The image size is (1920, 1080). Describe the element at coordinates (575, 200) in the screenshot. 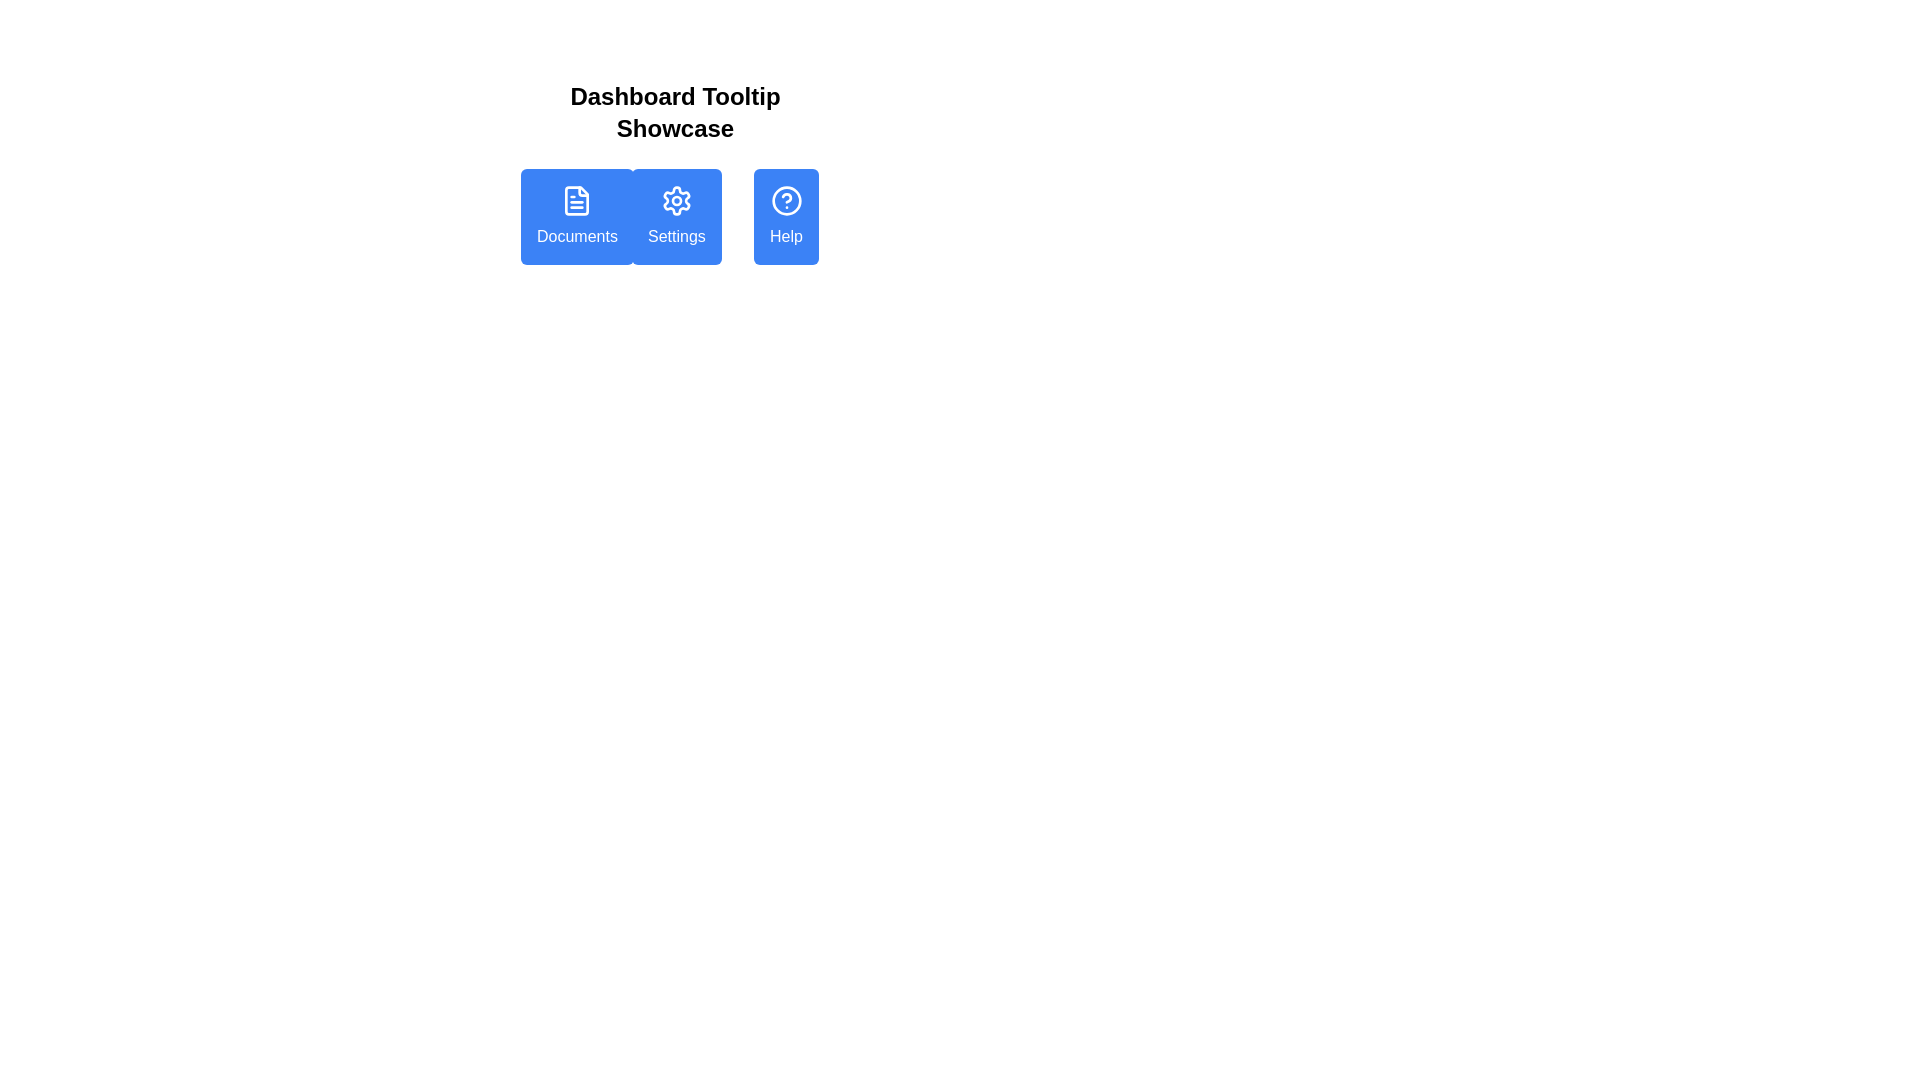

I see `the 'Documents' button, which is the first button in a horizontal row of three buttons under the 'Dashboard Tooltip Showcase' heading` at that location.